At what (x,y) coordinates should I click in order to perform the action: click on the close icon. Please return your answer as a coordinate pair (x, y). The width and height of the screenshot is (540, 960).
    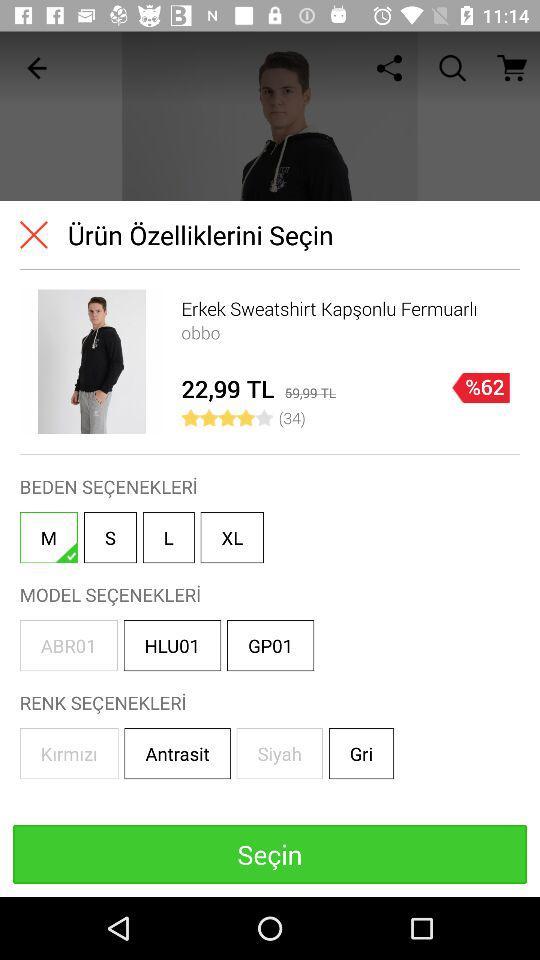
    Looking at the image, I should click on (32, 234).